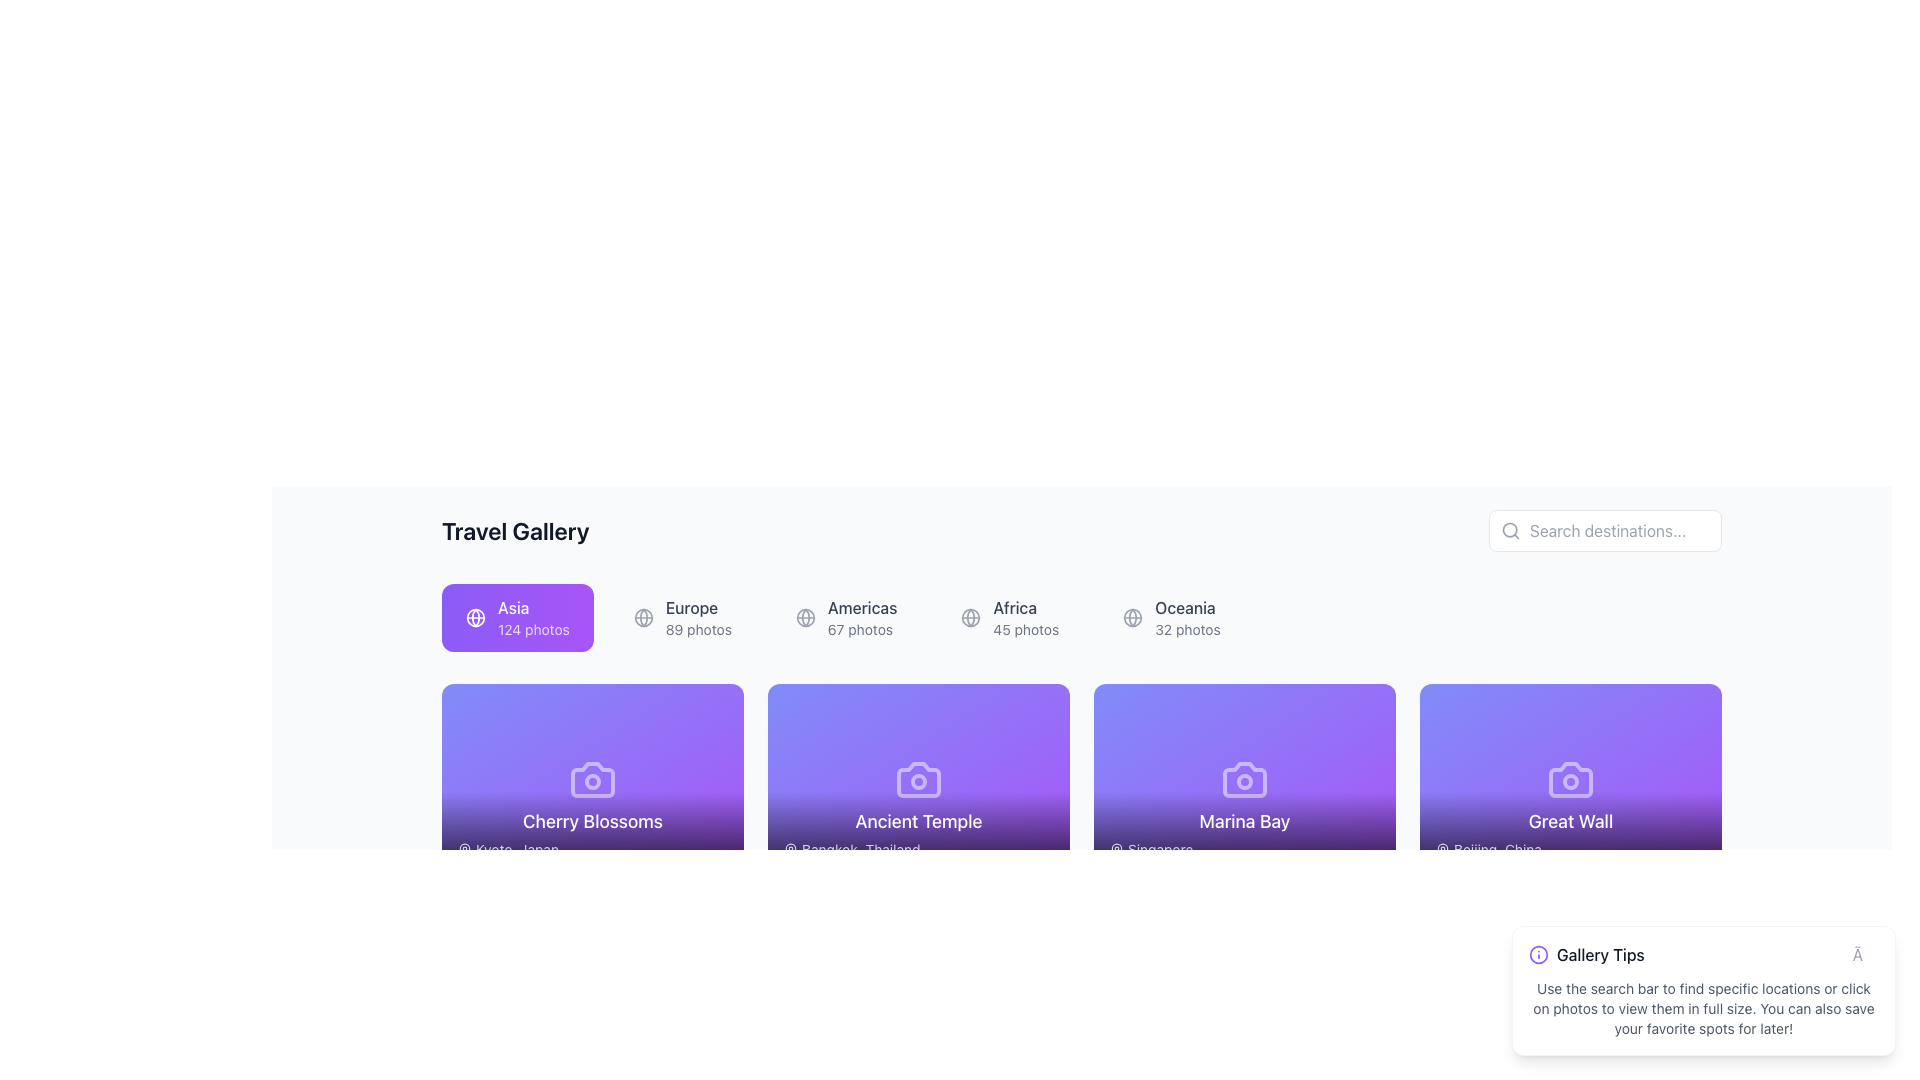  Describe the element at coordinates (917, 778) in the screenshot. I see `the 'Ancient Temple' card located in the first row of the grid layout` at that location.